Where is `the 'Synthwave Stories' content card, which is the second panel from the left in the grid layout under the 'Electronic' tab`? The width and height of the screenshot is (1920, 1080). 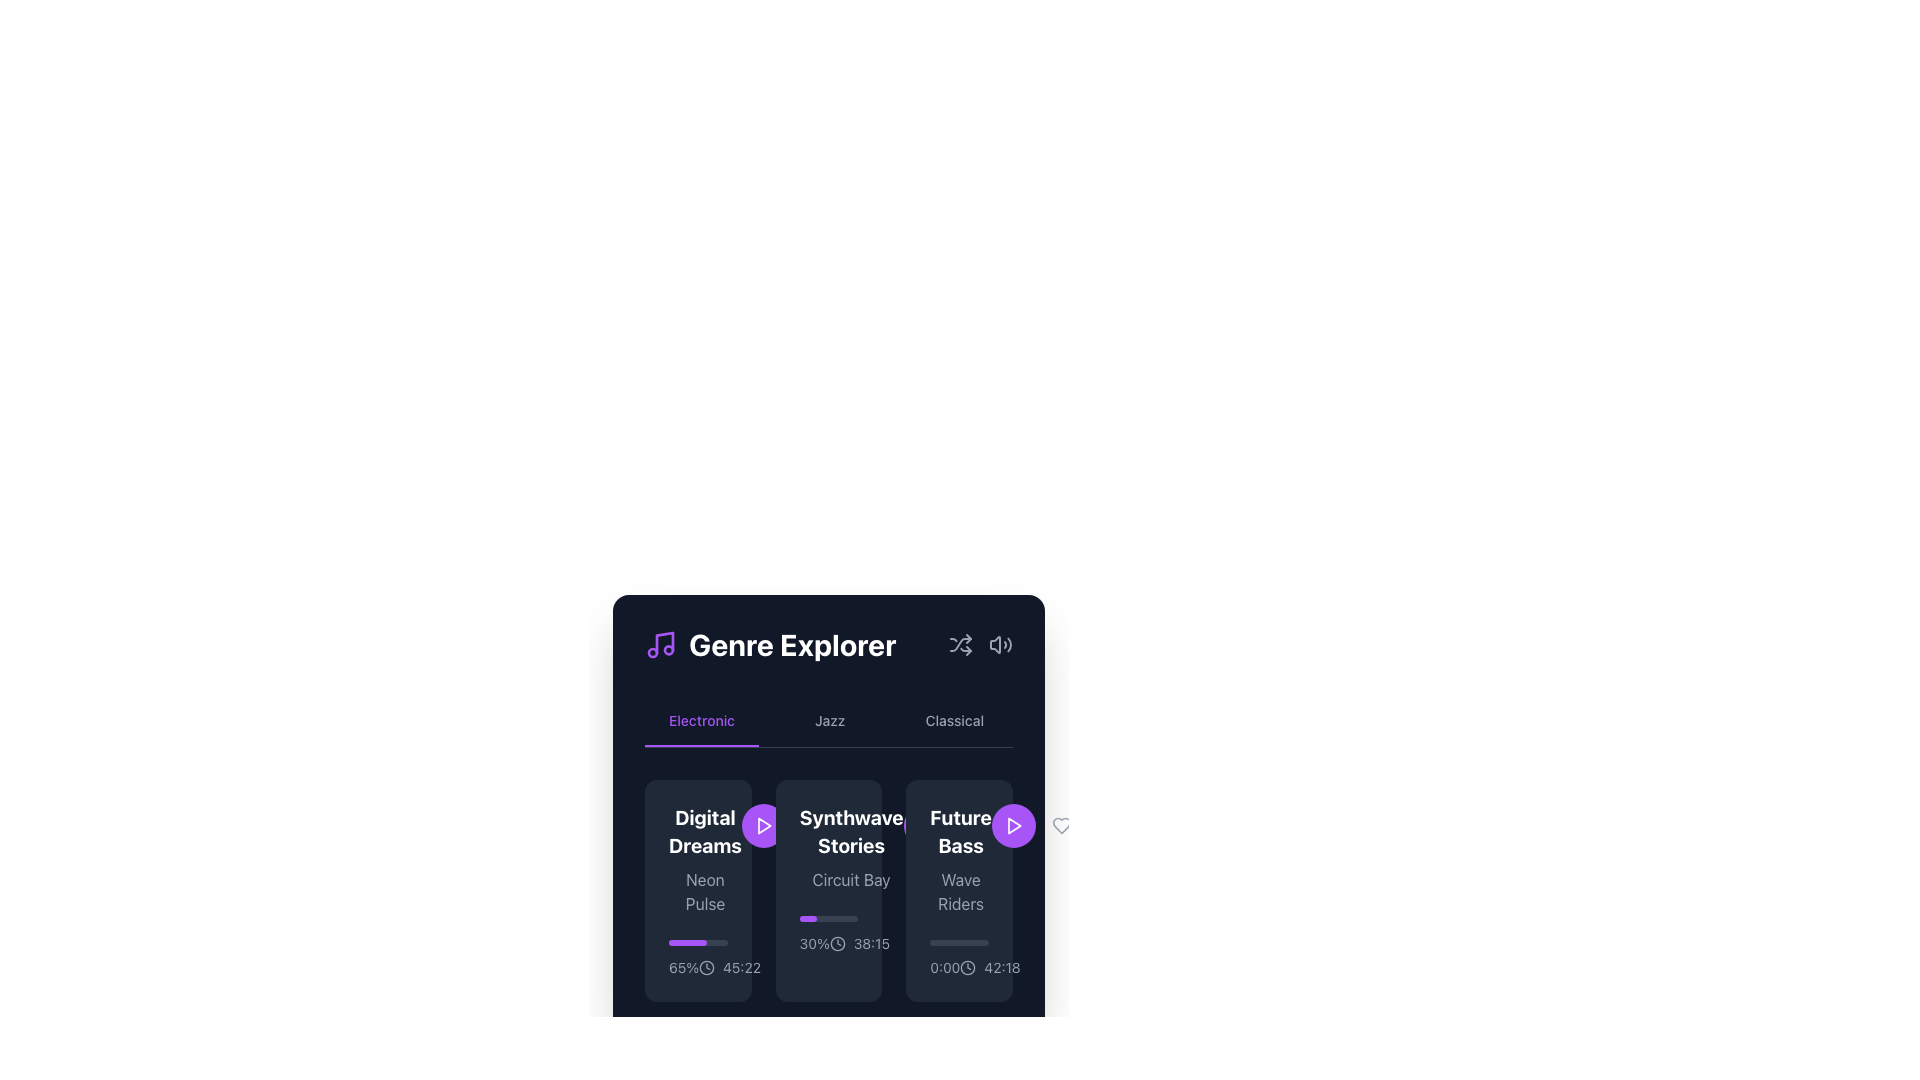
the 'Synthwave Stories' content card, which is the second panel from the left in the grid layout under the 'Electronic' tab is located at coordinates (829, 890).